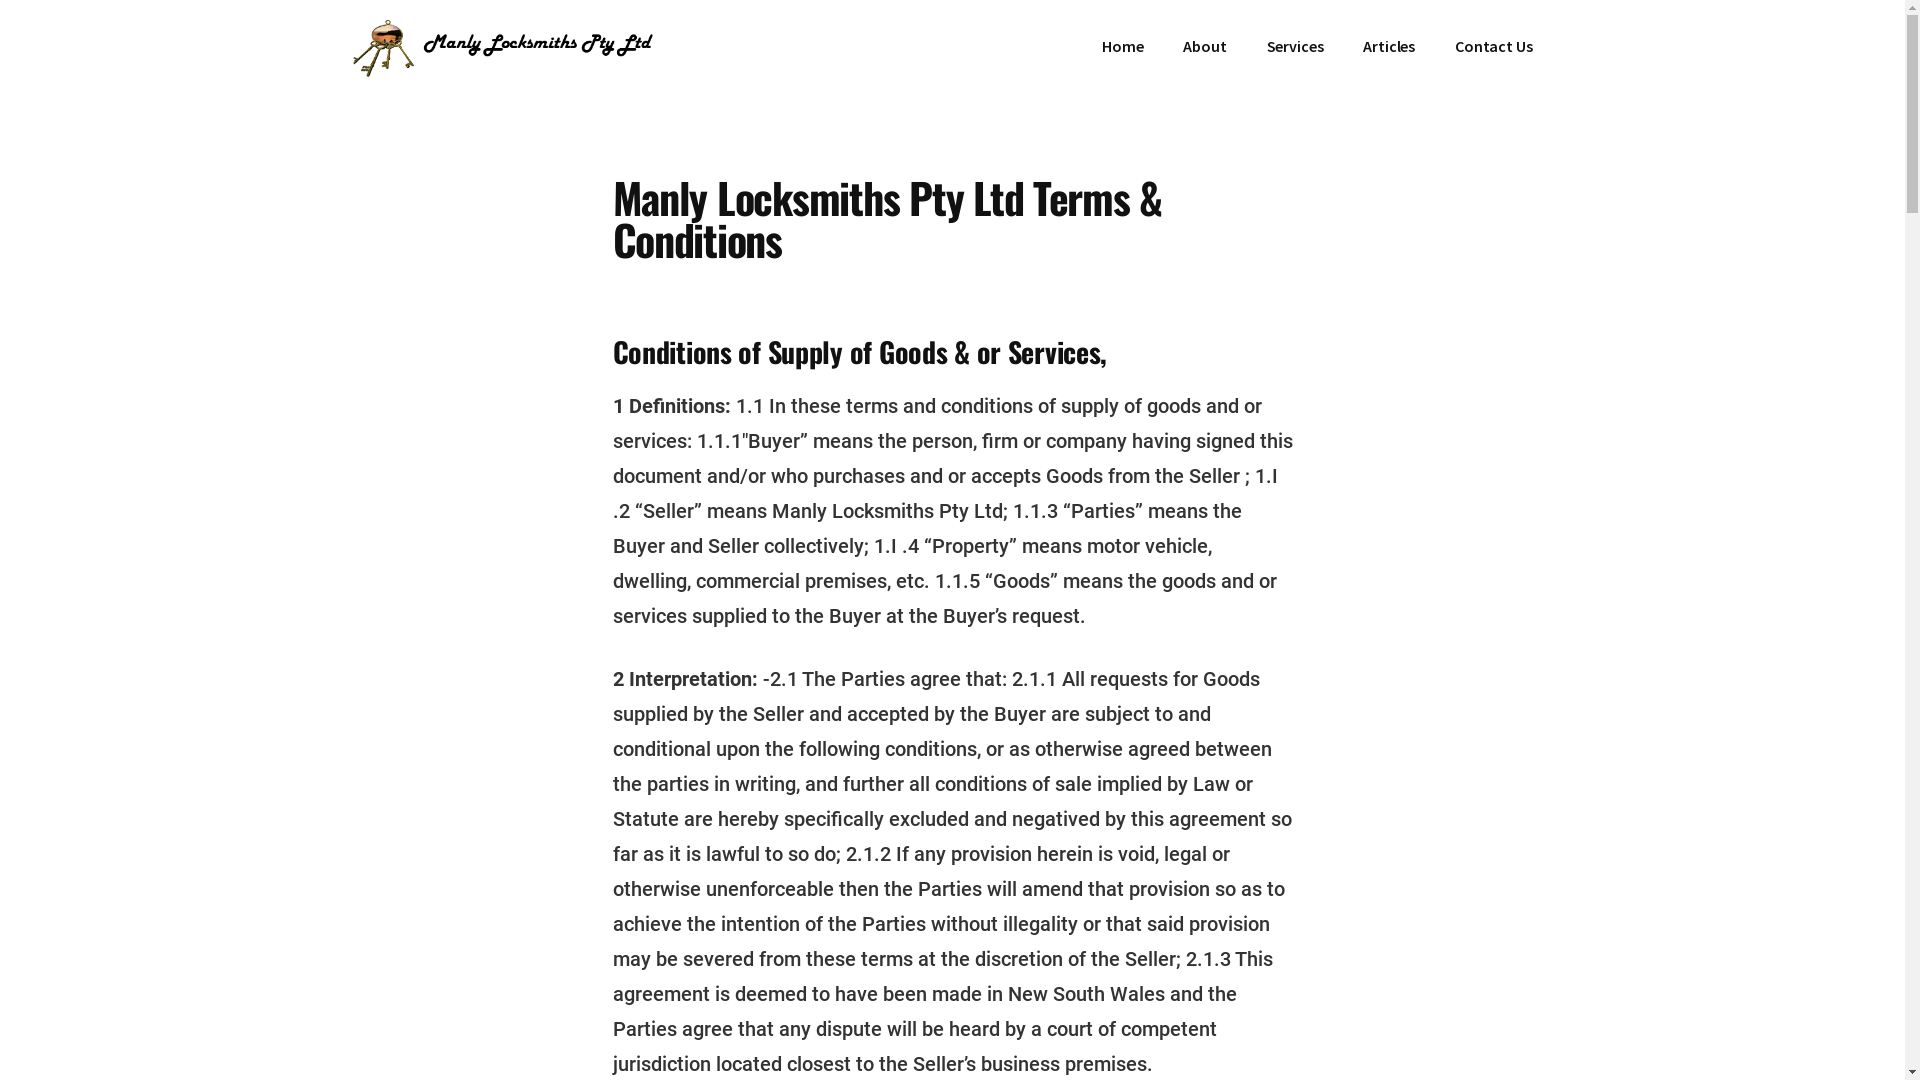 The height and width of the screenshot is (1080, 1920). Describe the element at coordinates (1387, 45) in the screenshot. I see `'Articles'` at that location.